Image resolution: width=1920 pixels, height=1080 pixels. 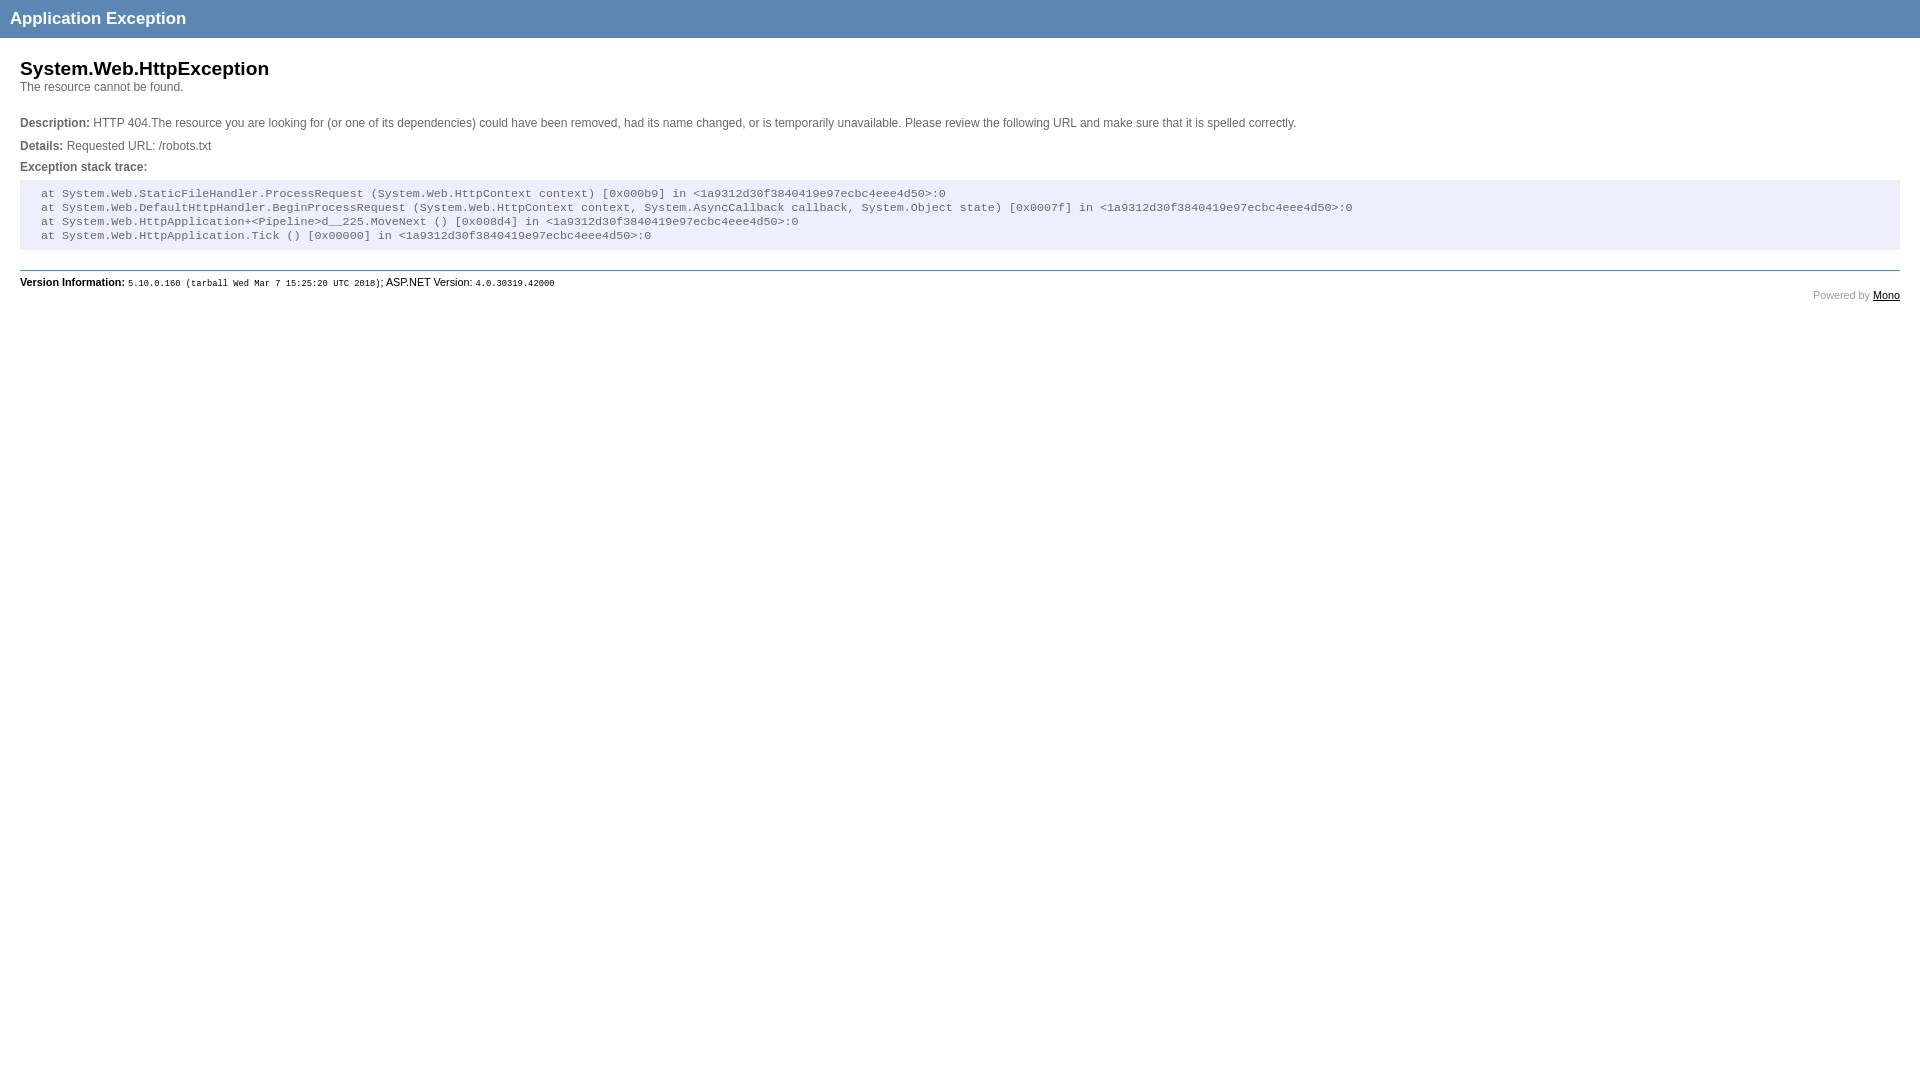 What do you see at coordinates (1871, 294) in the screenshot?
I see `'Mono'` at bounding box center [1871, 294].